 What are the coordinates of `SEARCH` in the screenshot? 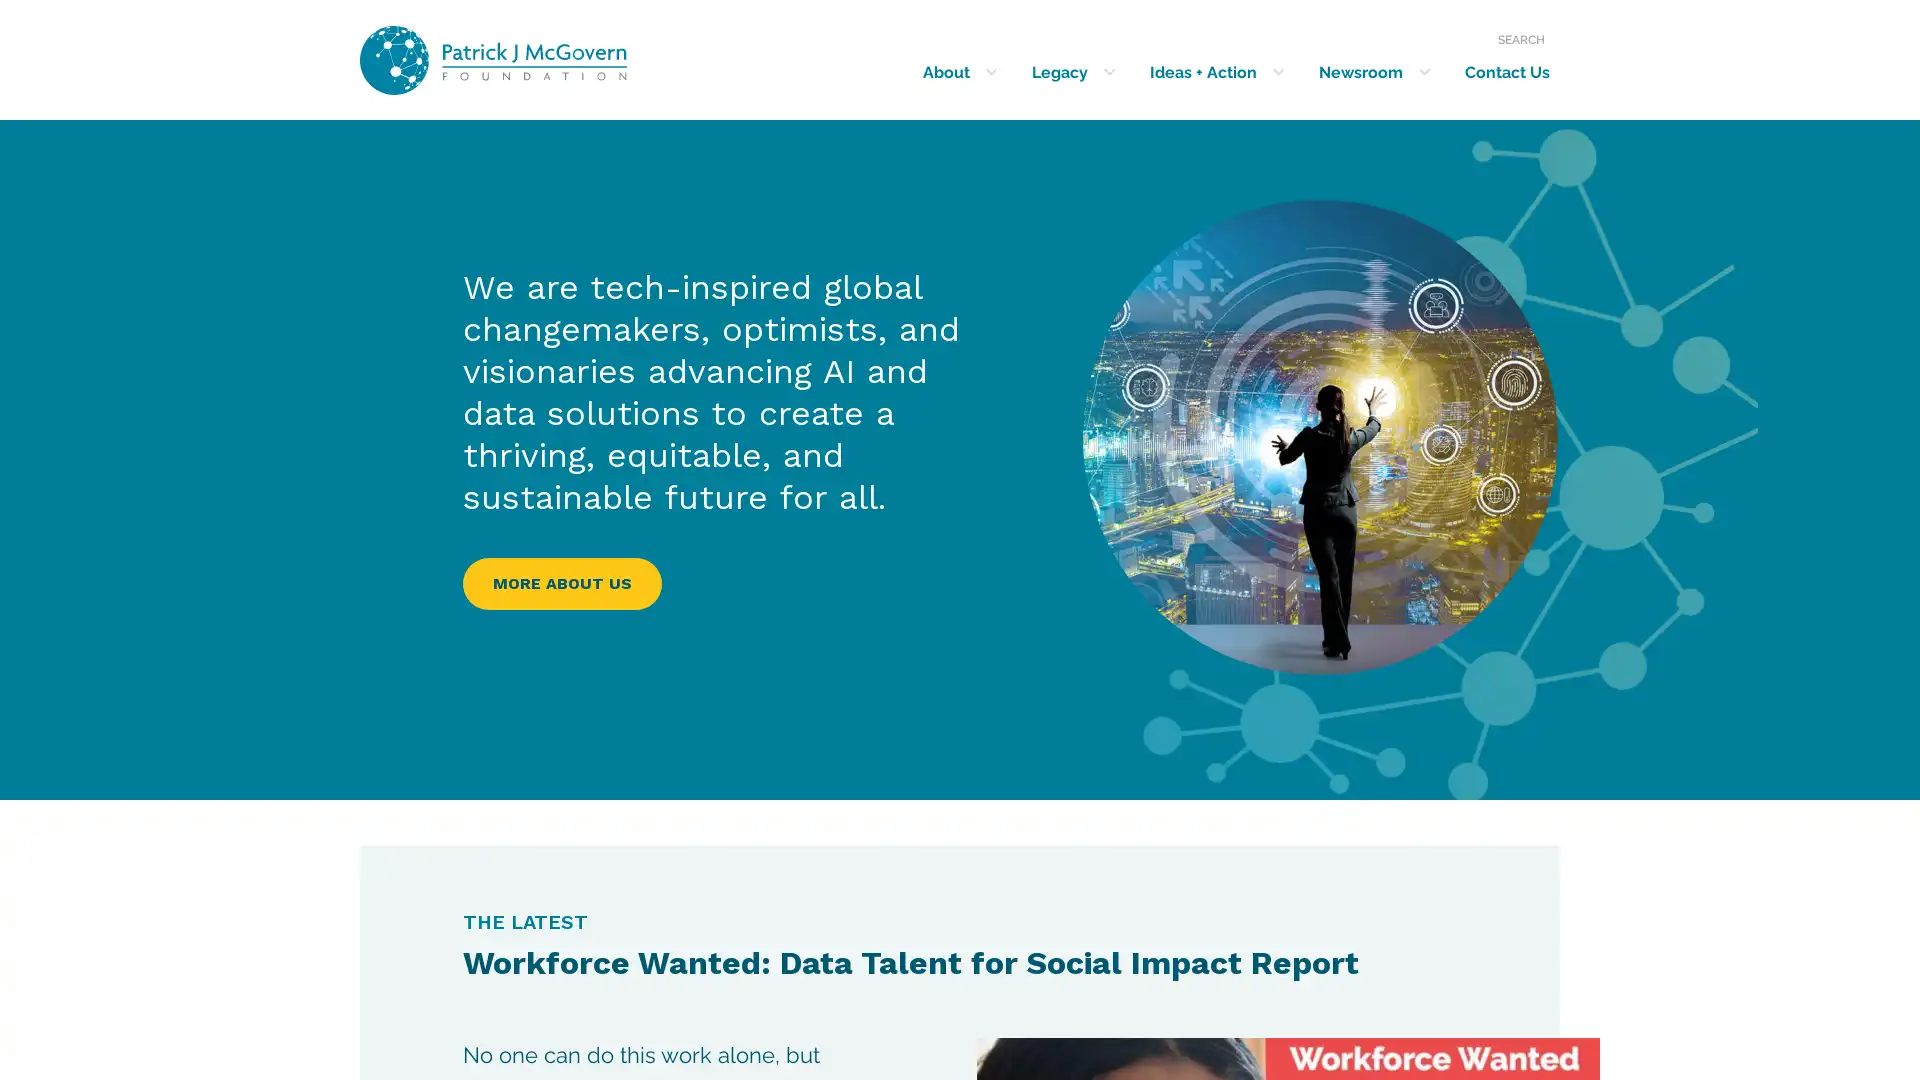 It's located at (1520, 39).